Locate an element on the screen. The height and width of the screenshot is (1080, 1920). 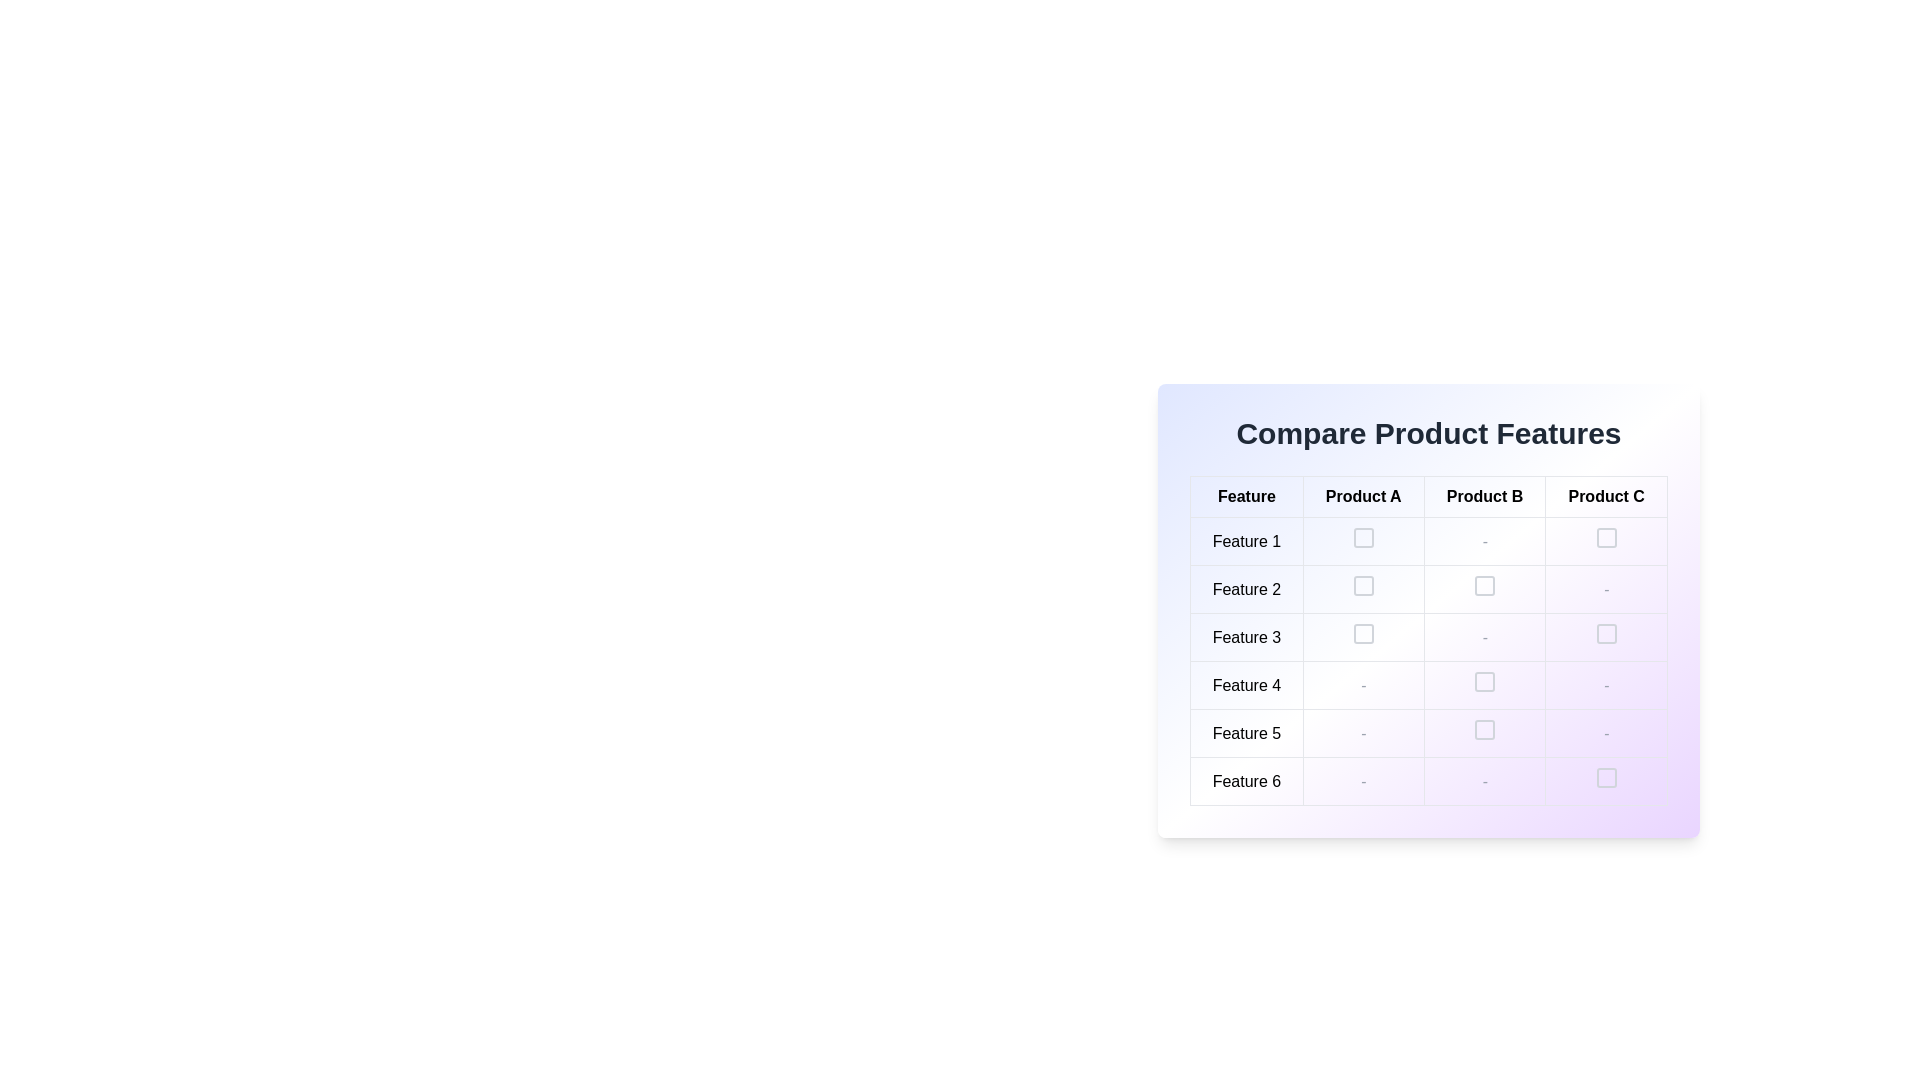
the checkbox in the third row (Feature 3) and third column (Product B) is located at coordinates (1428, 661).